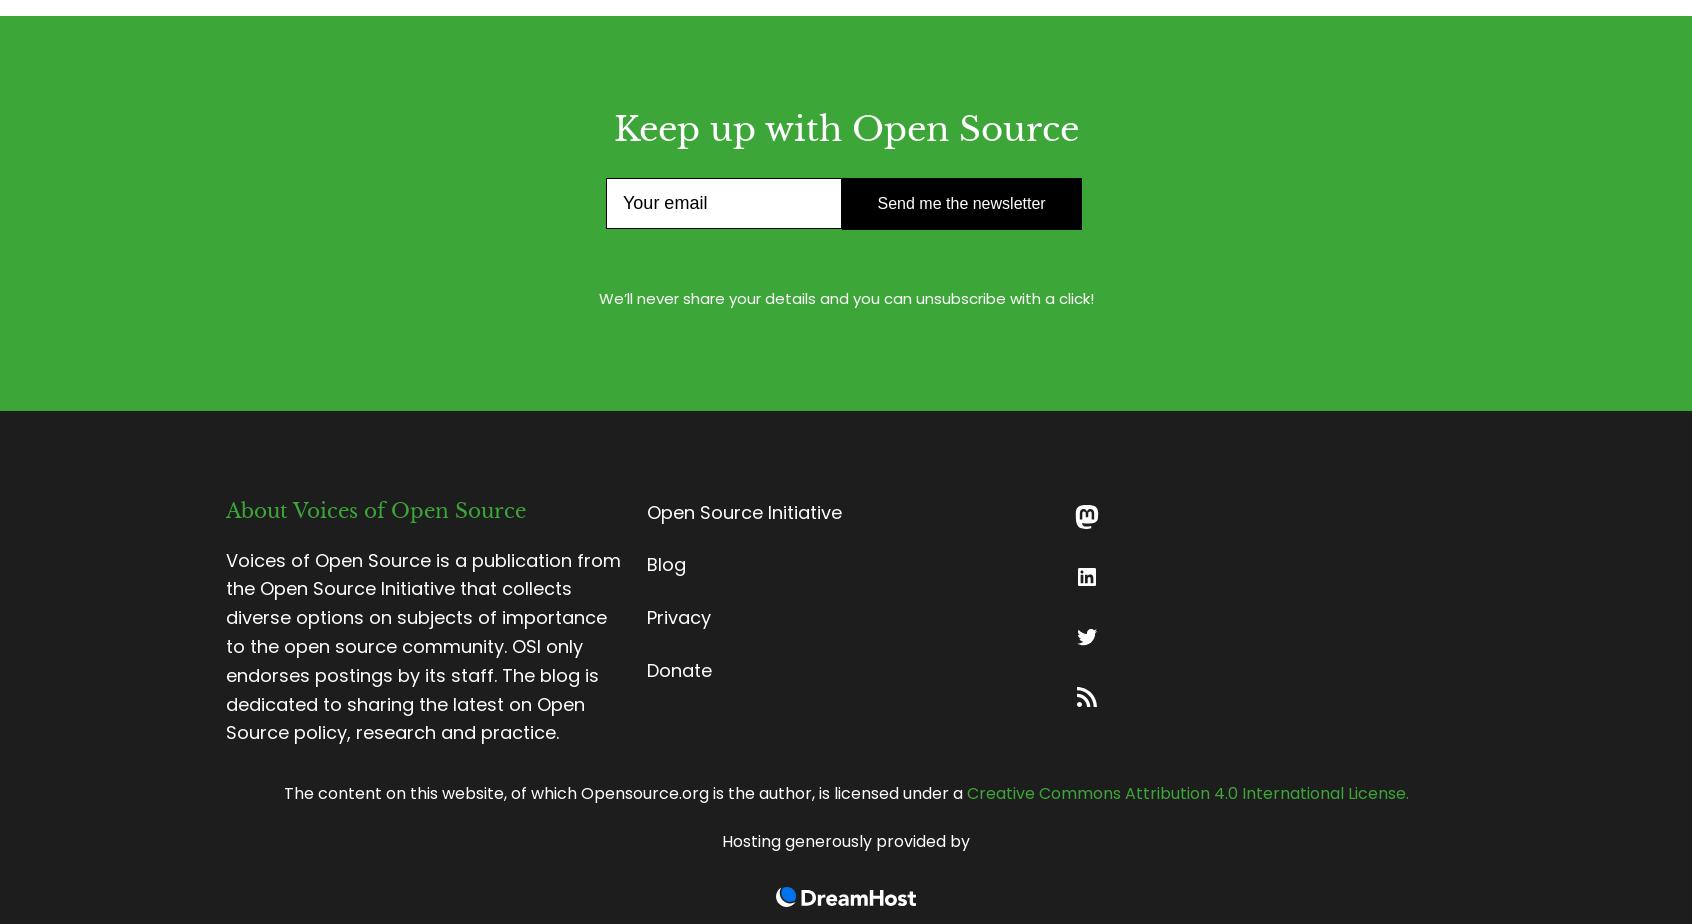 This screenshot has width=1692, height=924. Describe the element at coordinates (679, 670) in the screenshot. I see `'Donate'` at that location.